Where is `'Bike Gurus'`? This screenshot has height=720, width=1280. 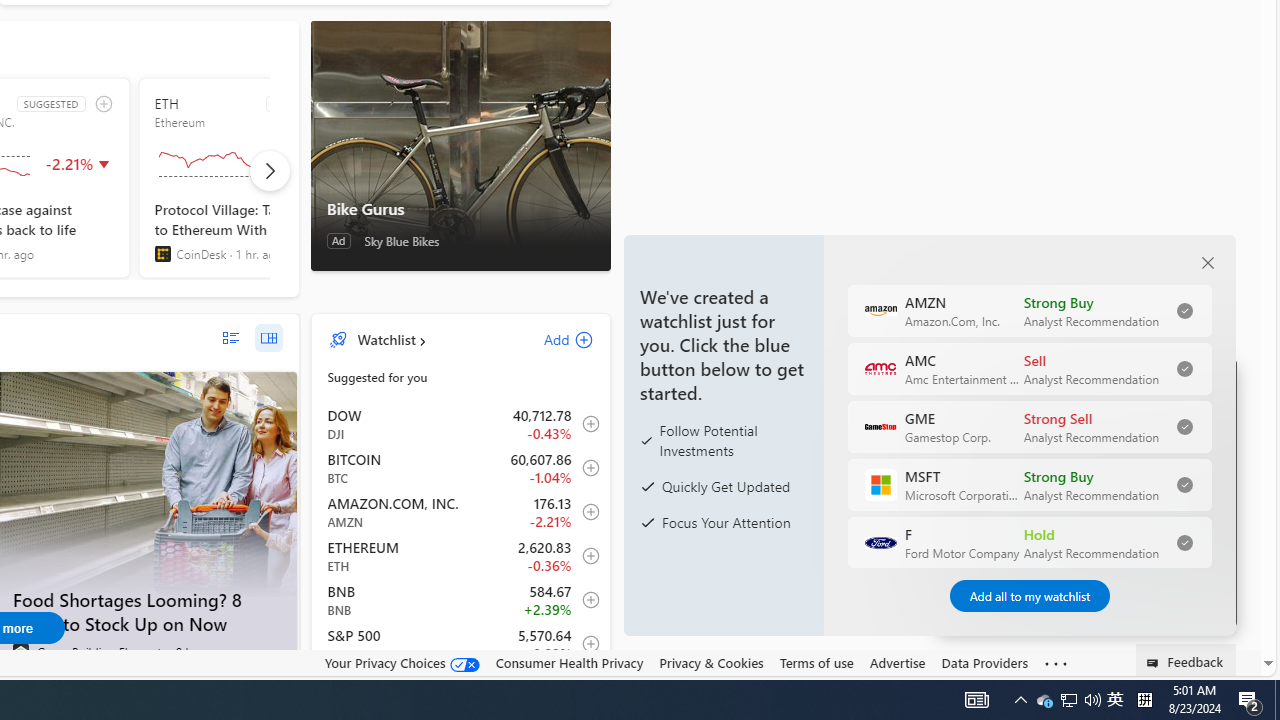 'Bike Gurus' is located at coordinates (459, 144).